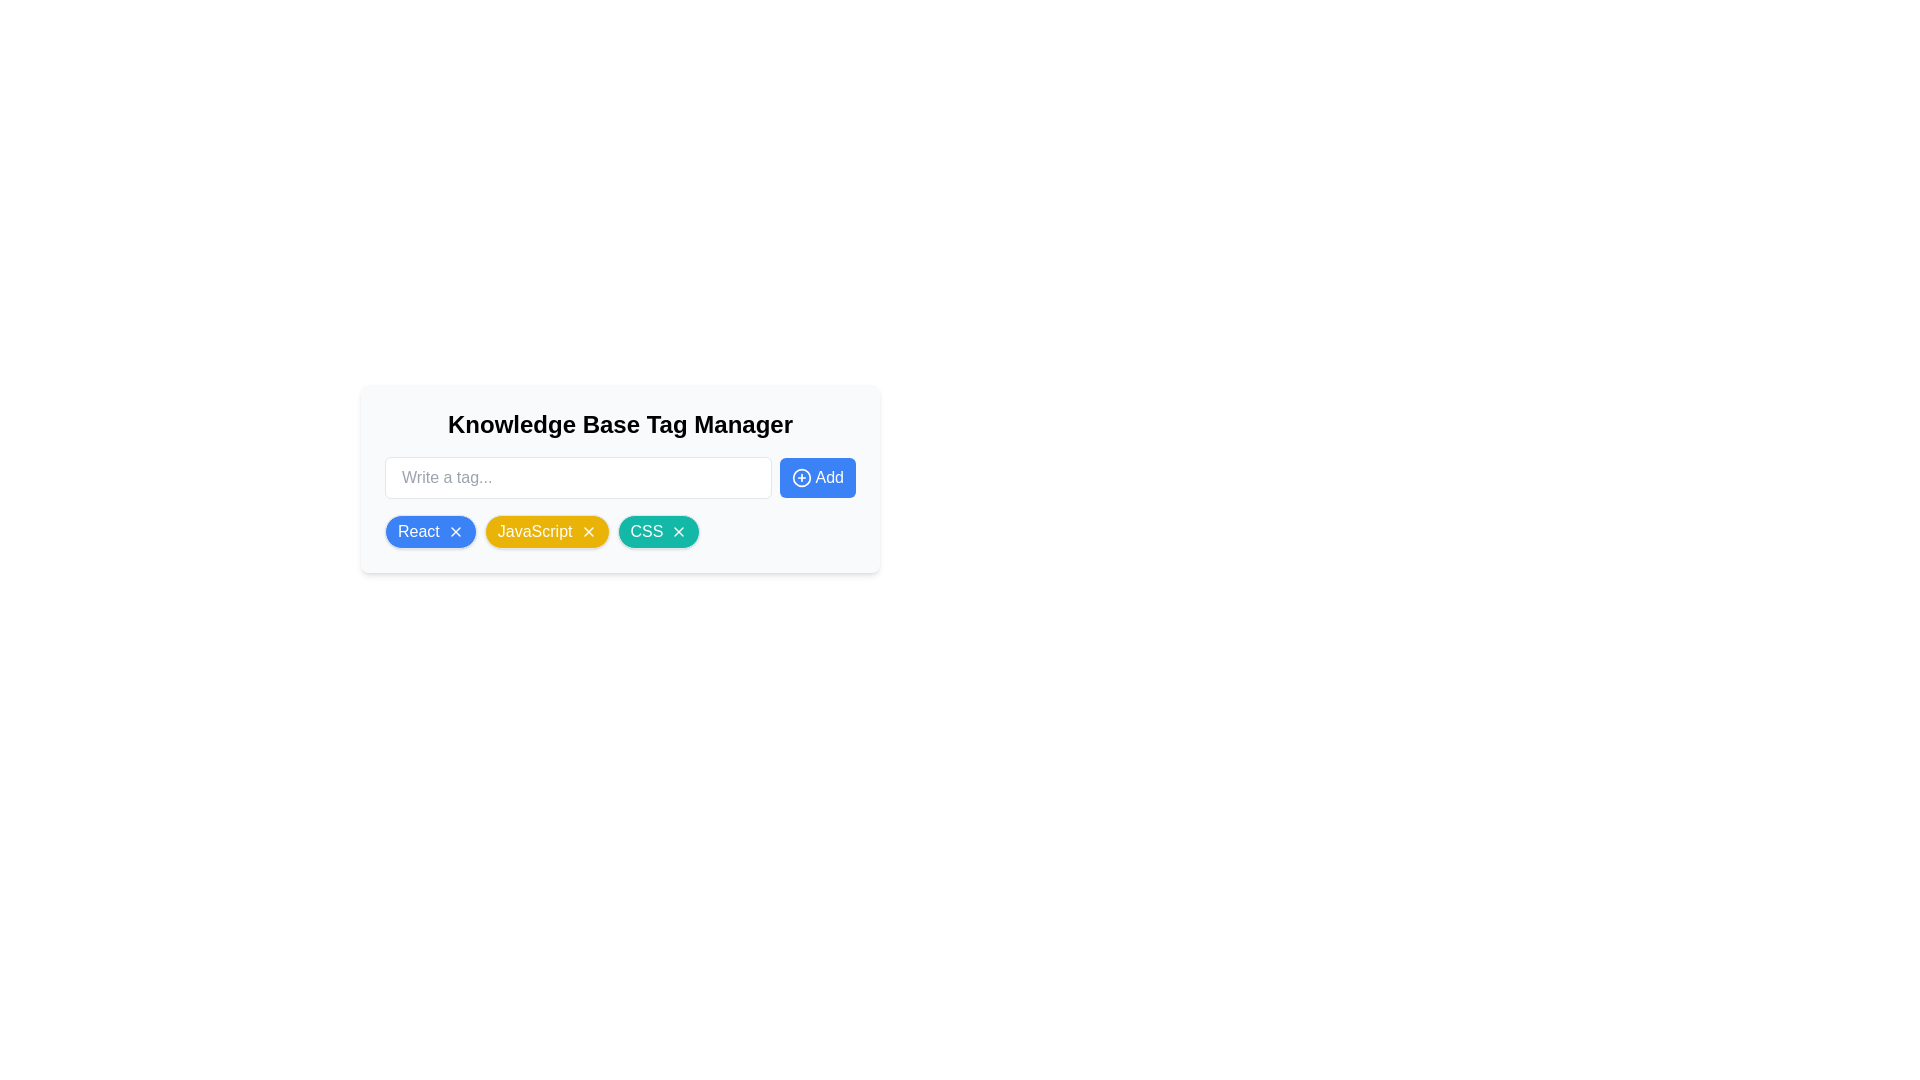  I want to click on the close icon on any tag within the 'Knowledge Base Tag Manager' input element, which features a white background and rounded corners, and includes tags such as 'React,' 'JavaScript,' and 'CSS.', so click(619, 558).